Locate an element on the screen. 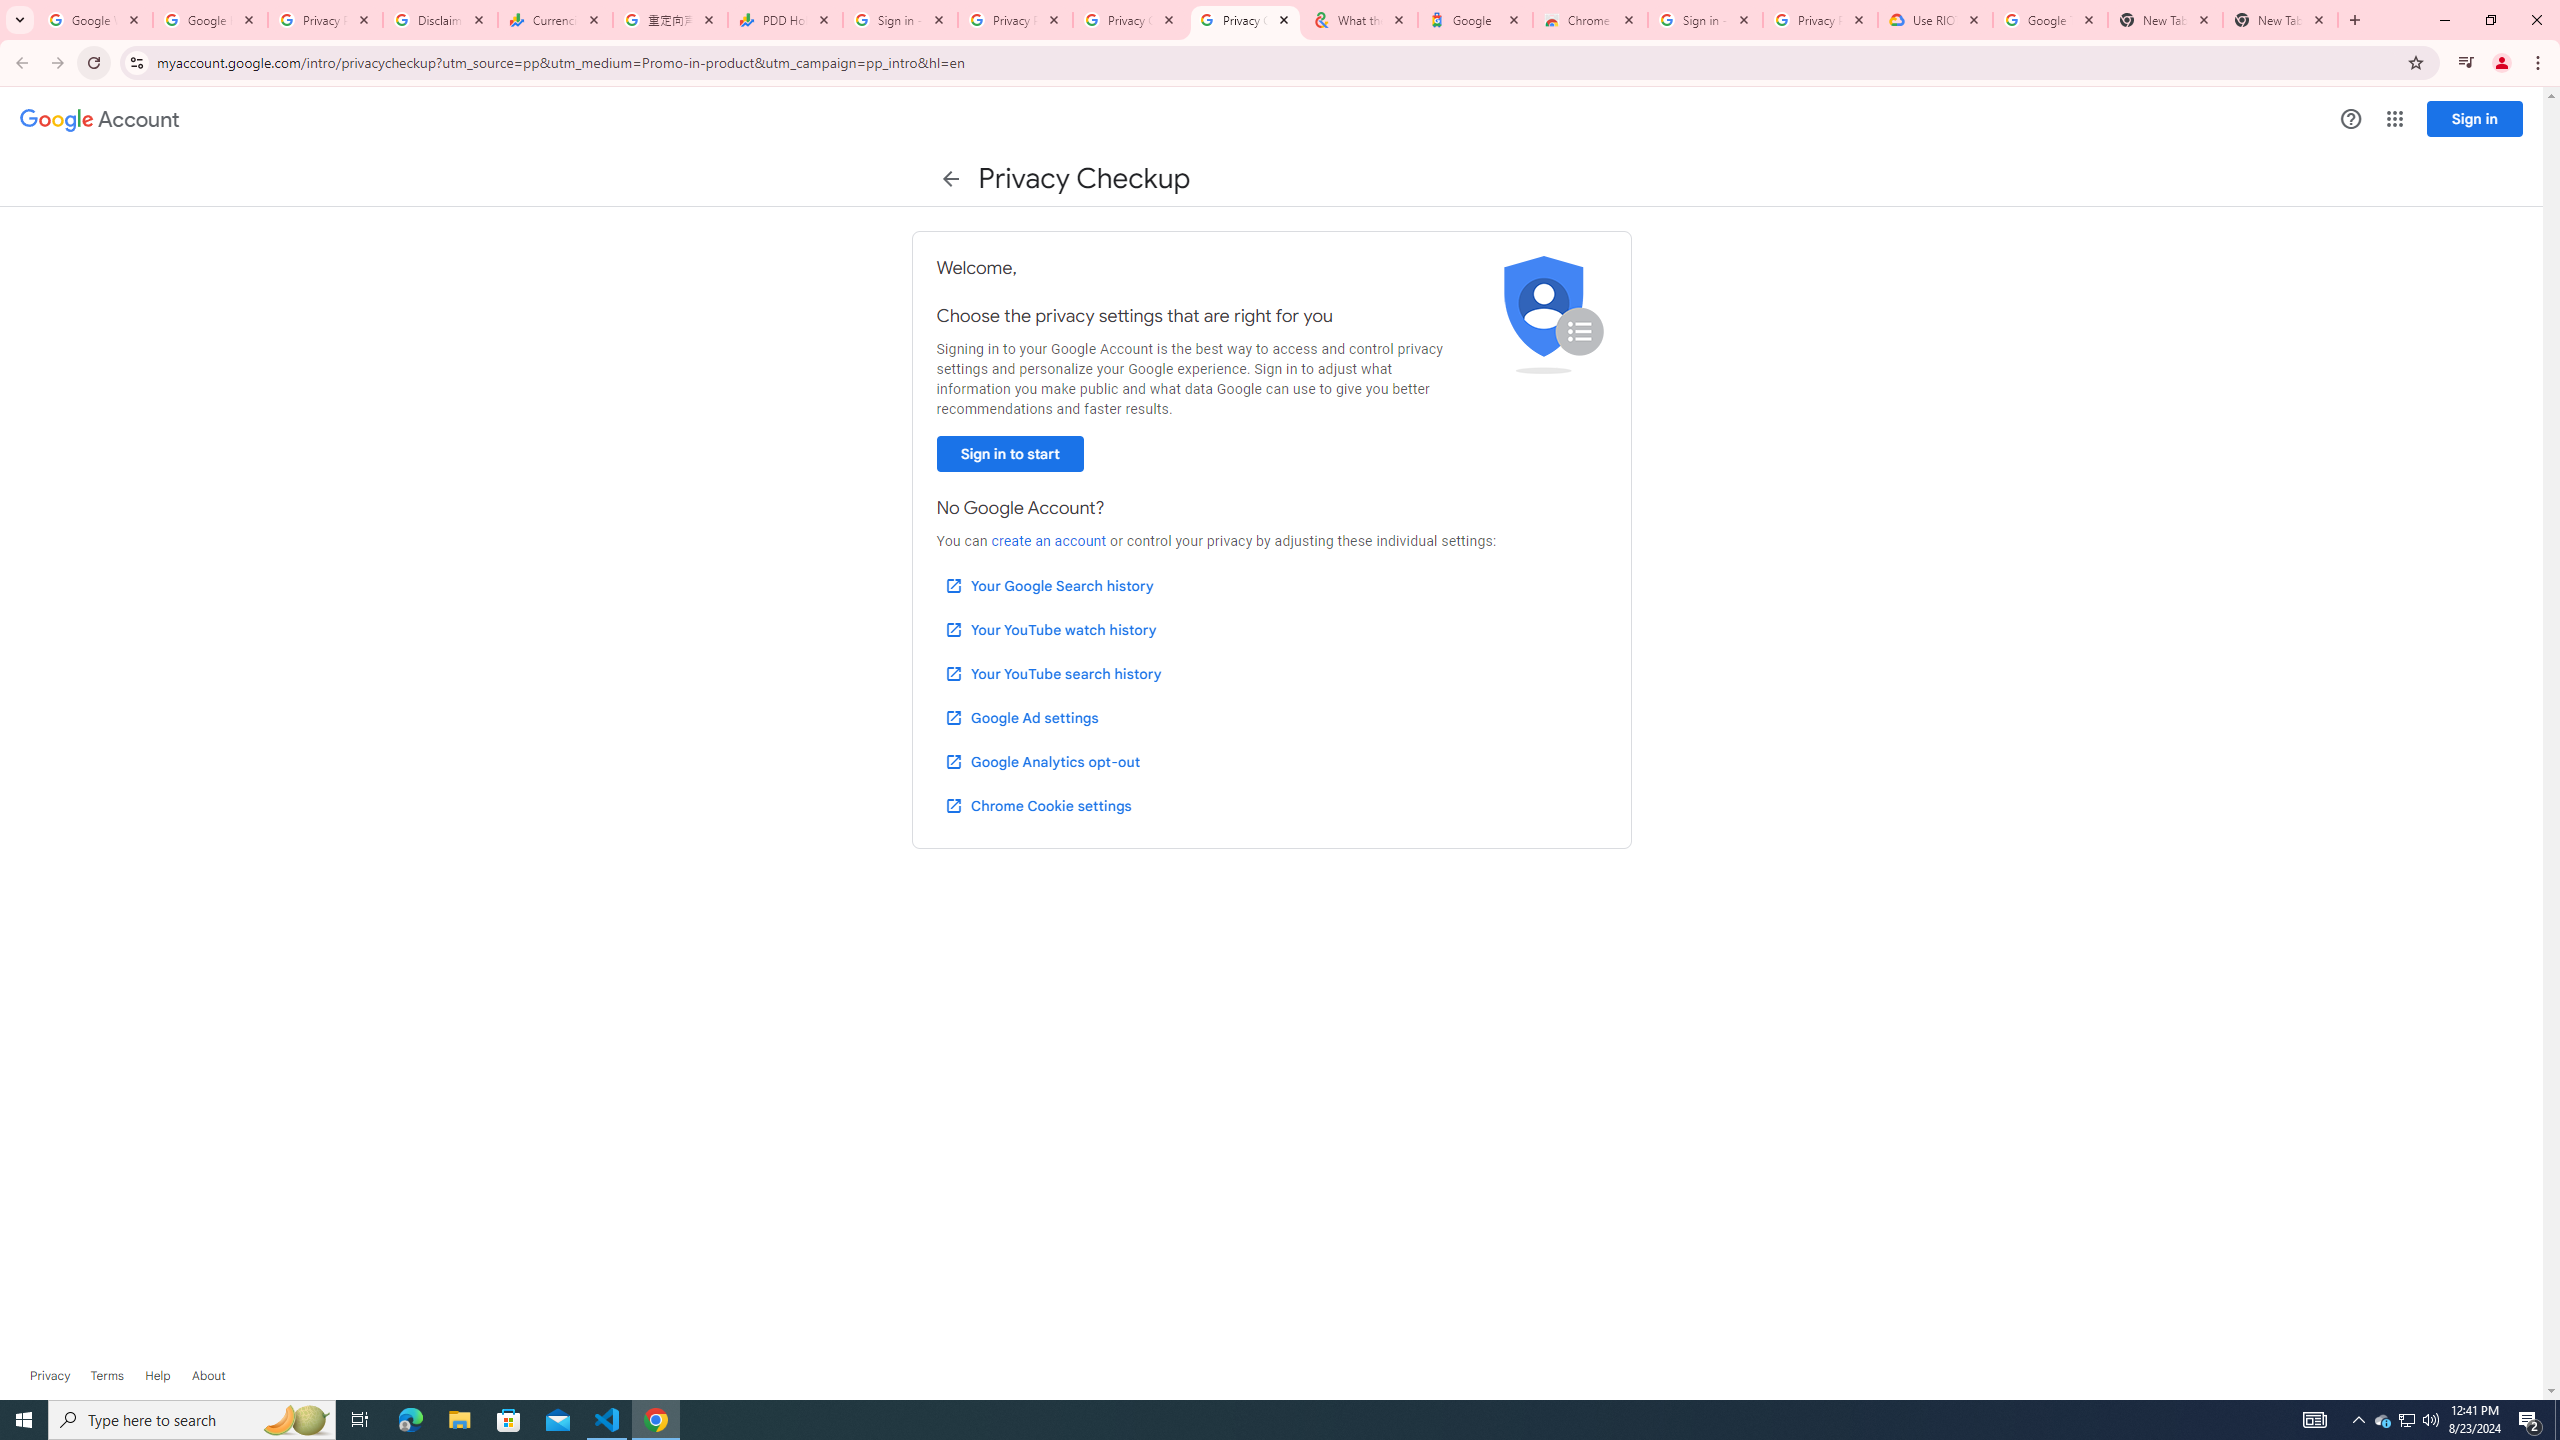 This screenshot has width=2560, height=1440. 'Control your music, videos, and more' is located at coordinates (2466, 62).